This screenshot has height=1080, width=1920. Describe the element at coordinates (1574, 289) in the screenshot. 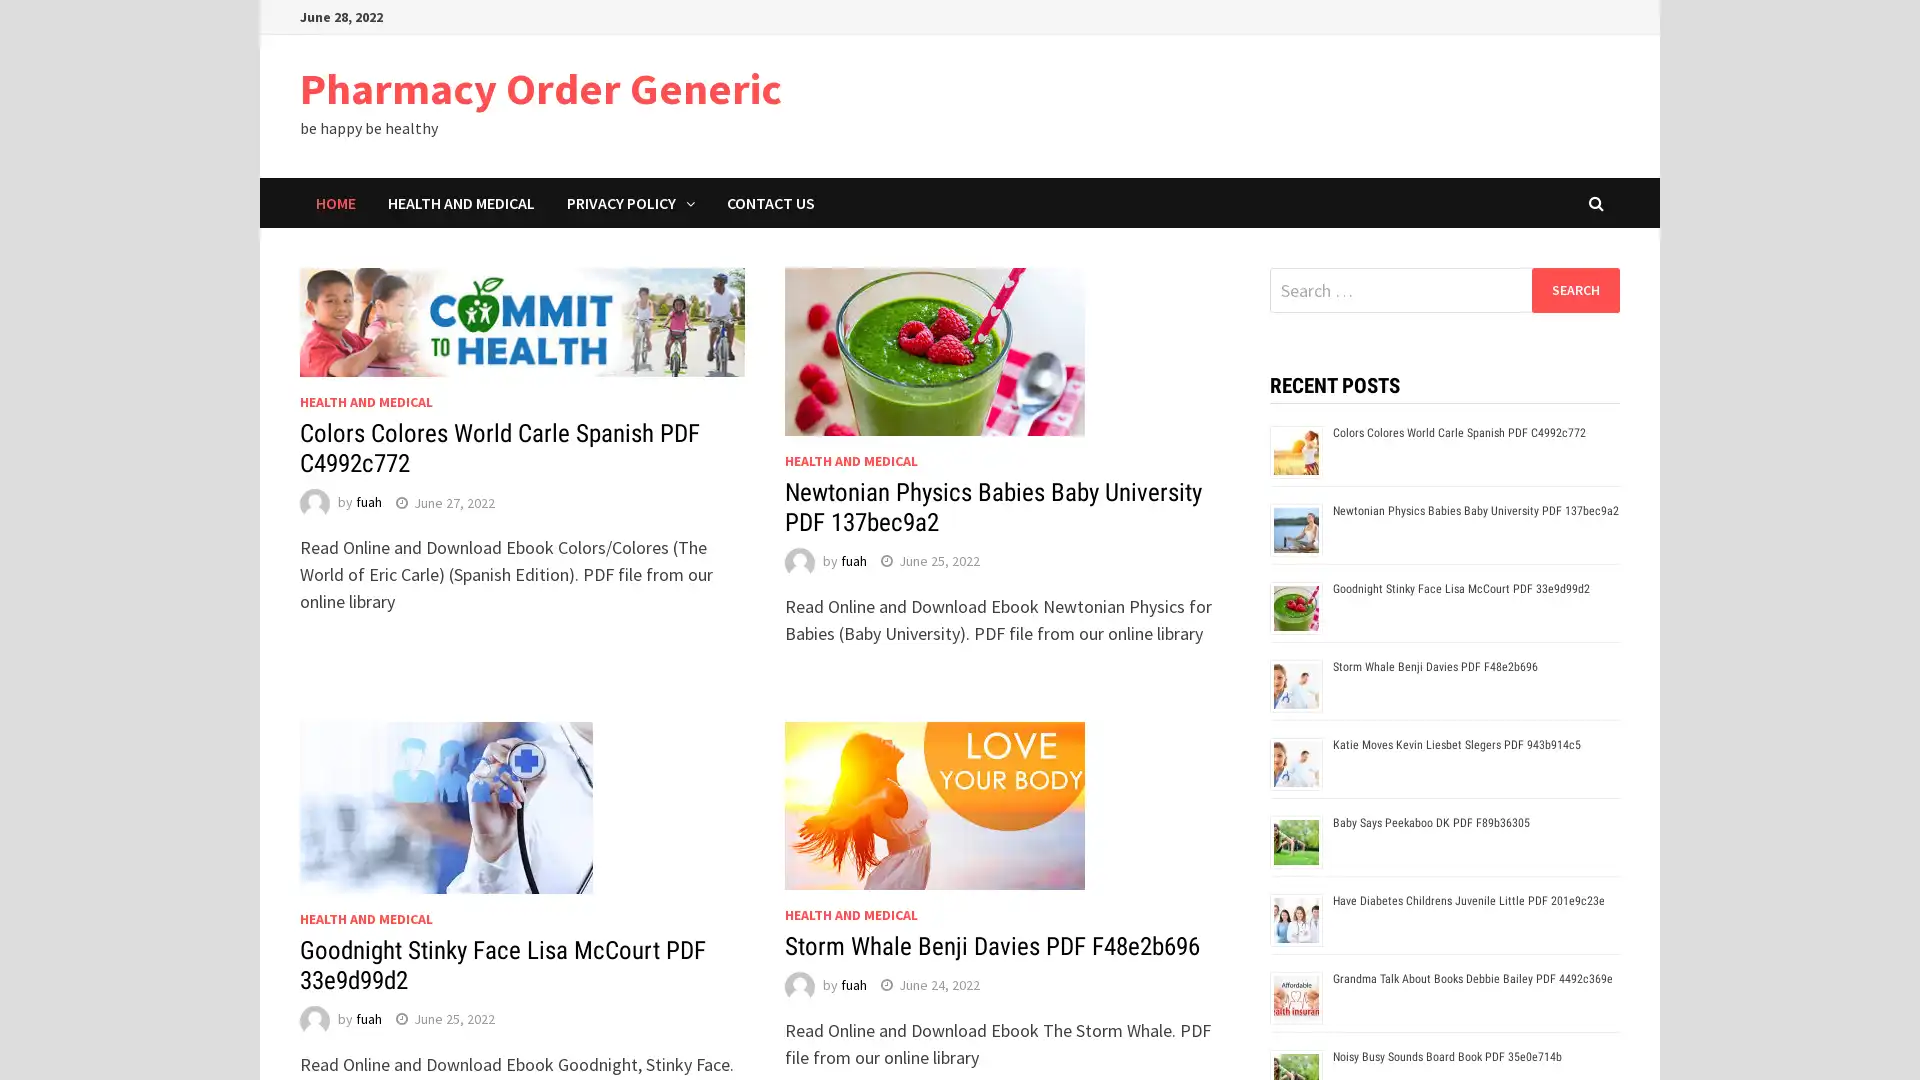

I see `Search` at that location.